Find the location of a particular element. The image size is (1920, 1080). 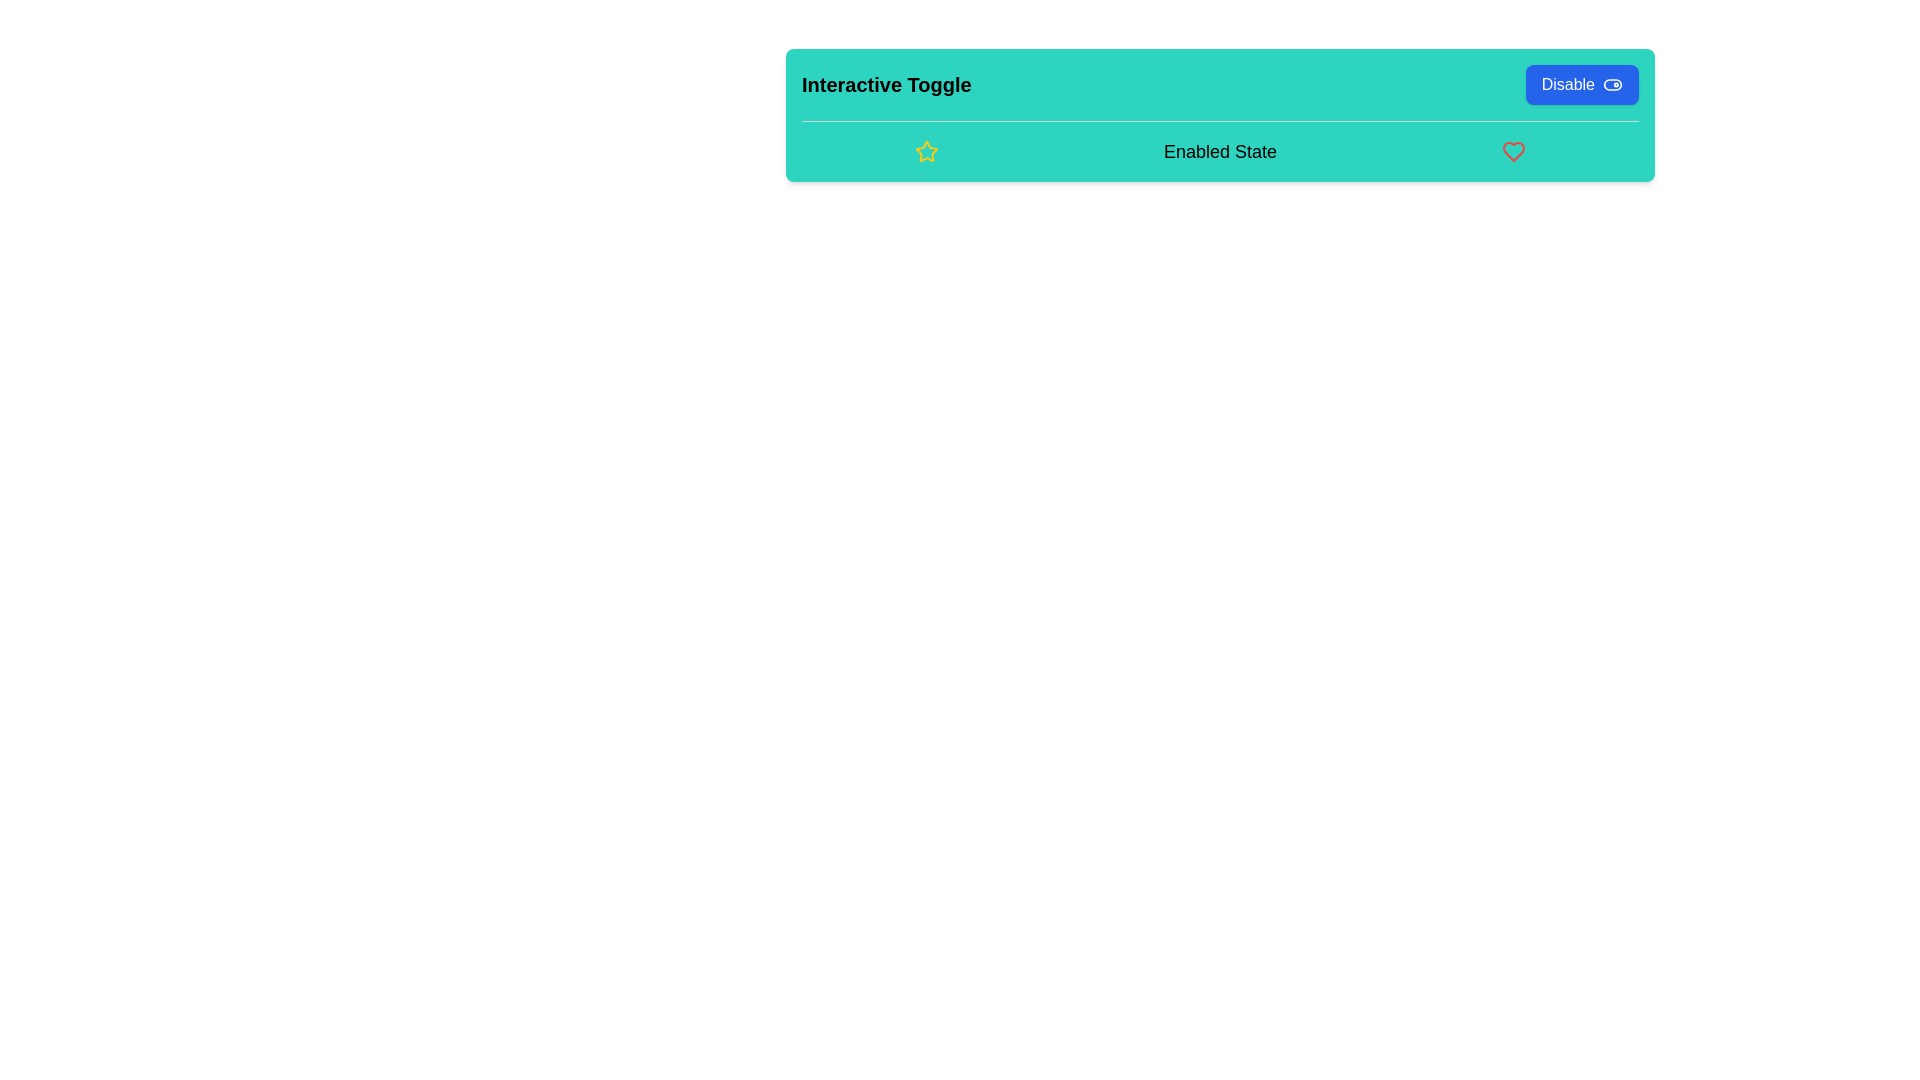

the blue button with rounded corners labeled 'Disable' to observe the hover effect is located at coordinates (1581, 83).